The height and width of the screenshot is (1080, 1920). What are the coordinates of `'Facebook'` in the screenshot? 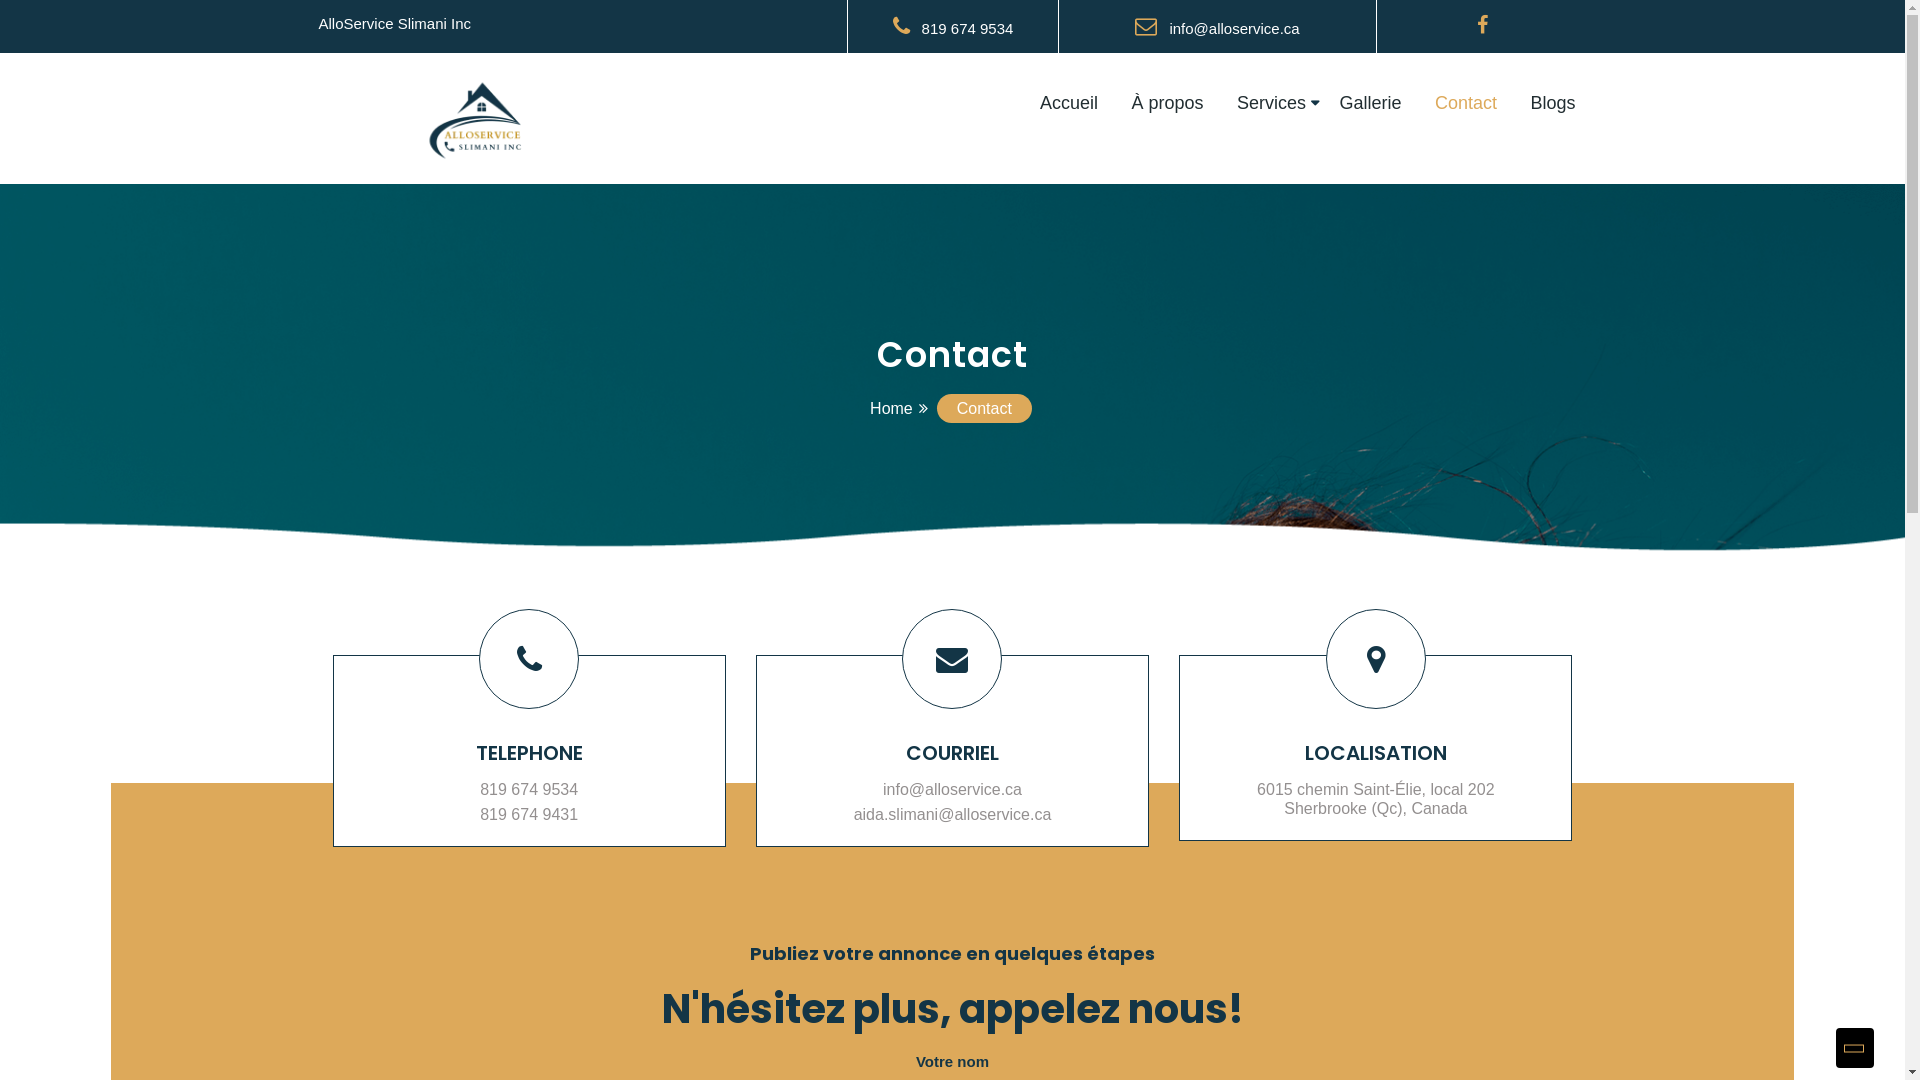 It's located at (1482, 26).